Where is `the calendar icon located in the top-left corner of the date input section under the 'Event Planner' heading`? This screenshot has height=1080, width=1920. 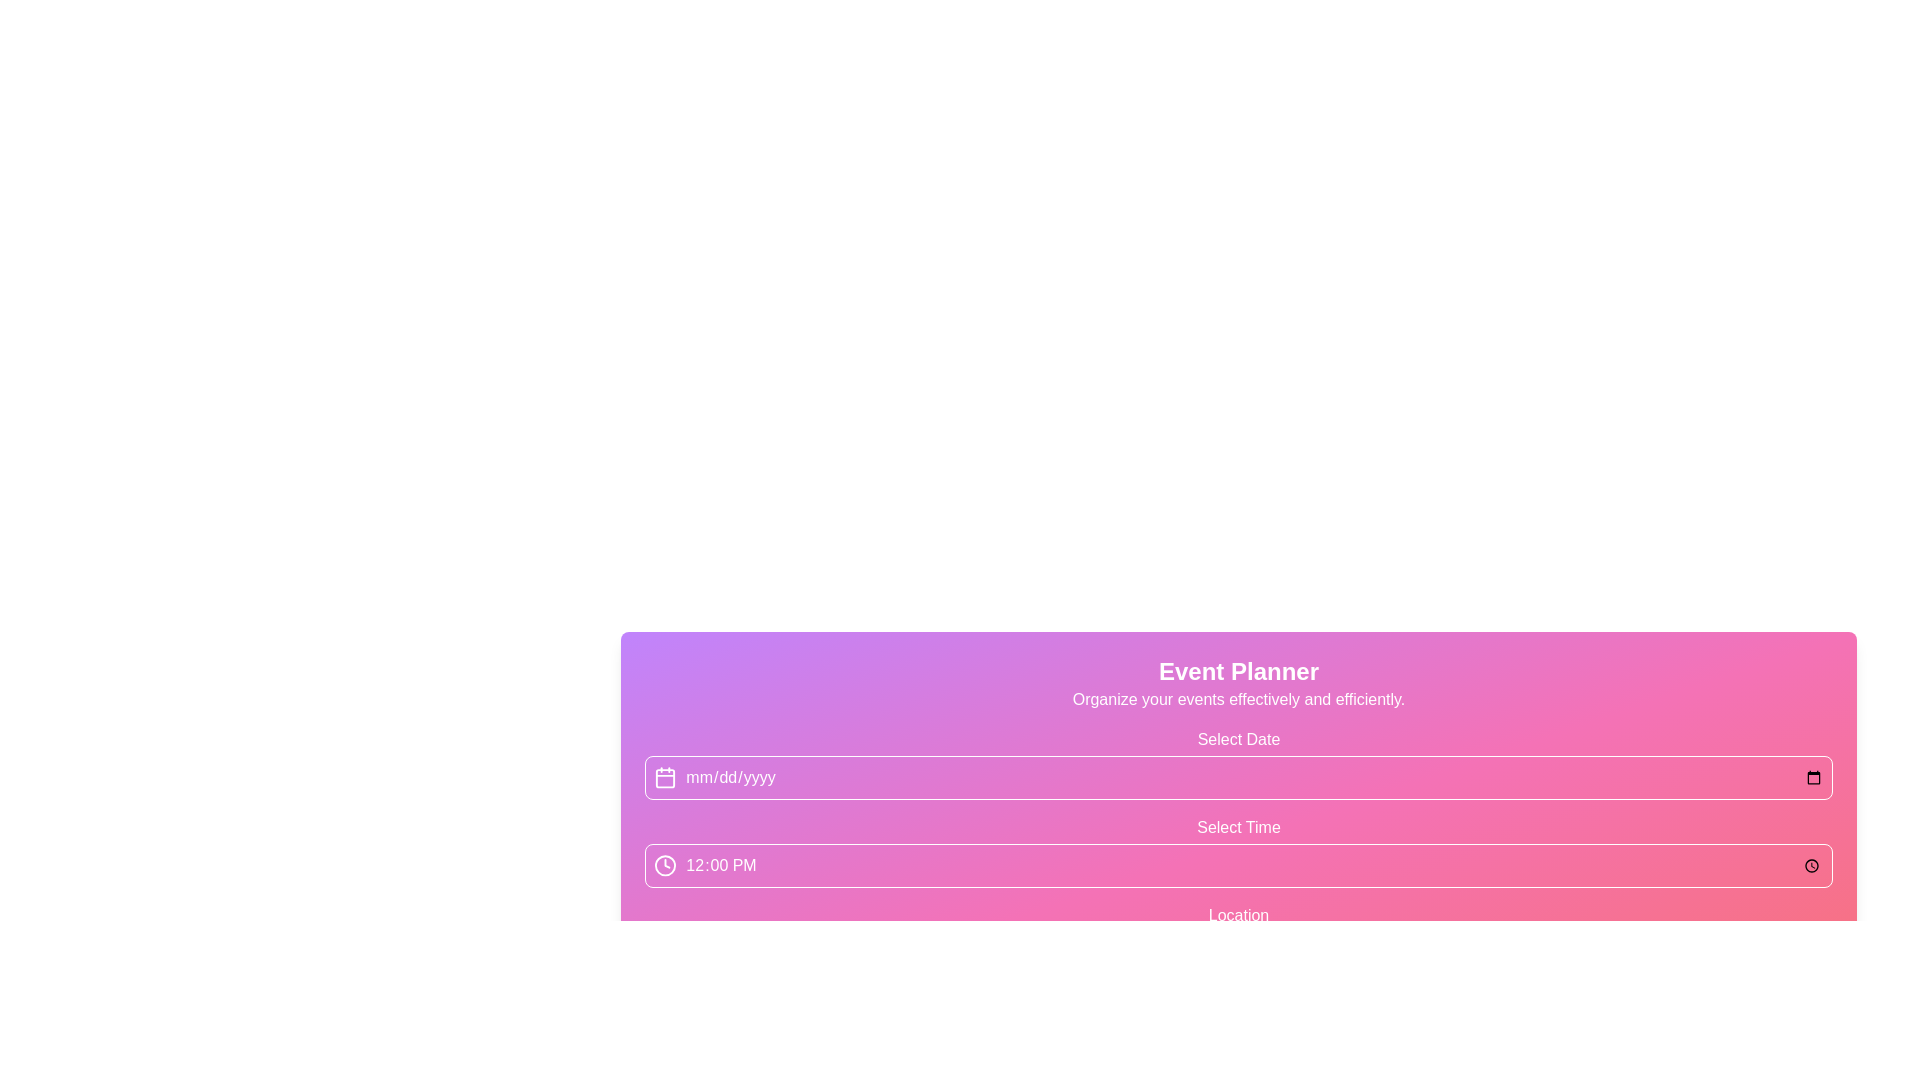 the calendar icon located in the top-left corner of the date input section under the 'Event Planner' heading is located at coordinates (665, 777).